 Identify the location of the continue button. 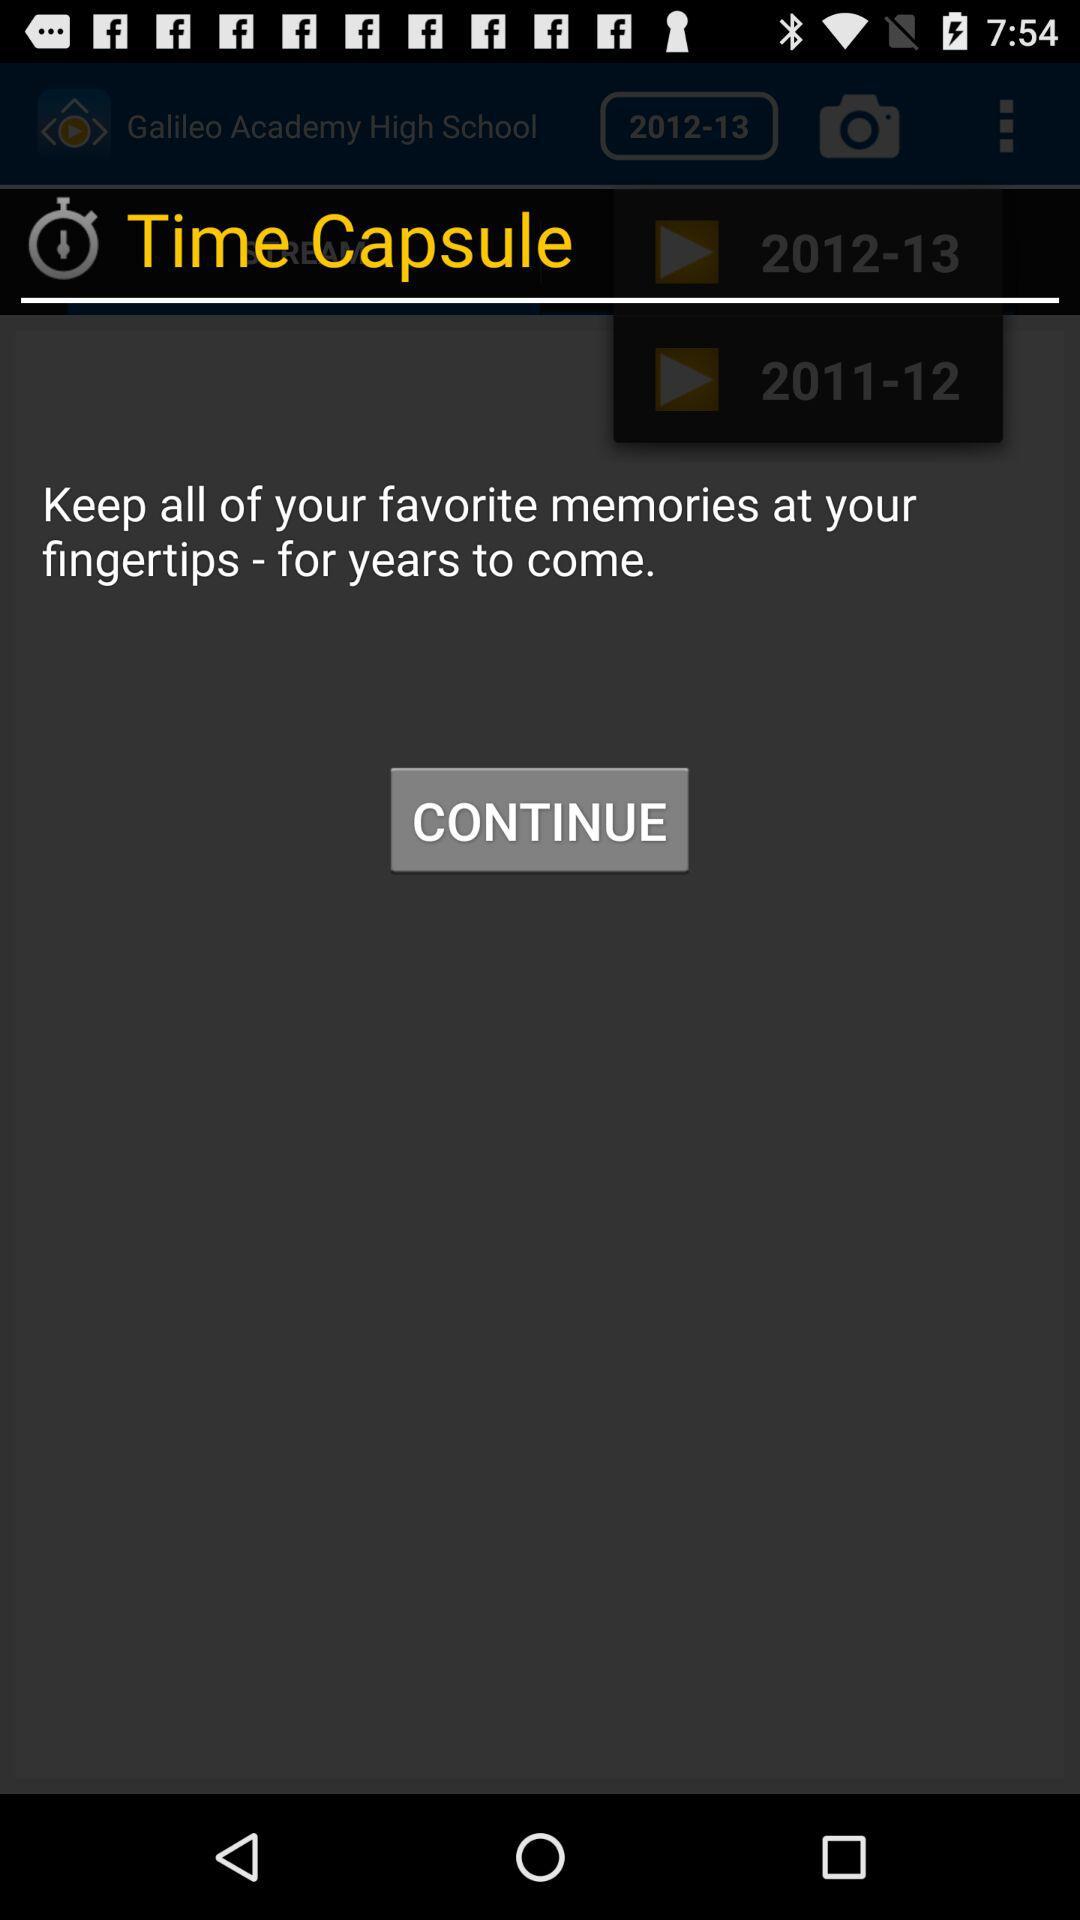
(538, 820).